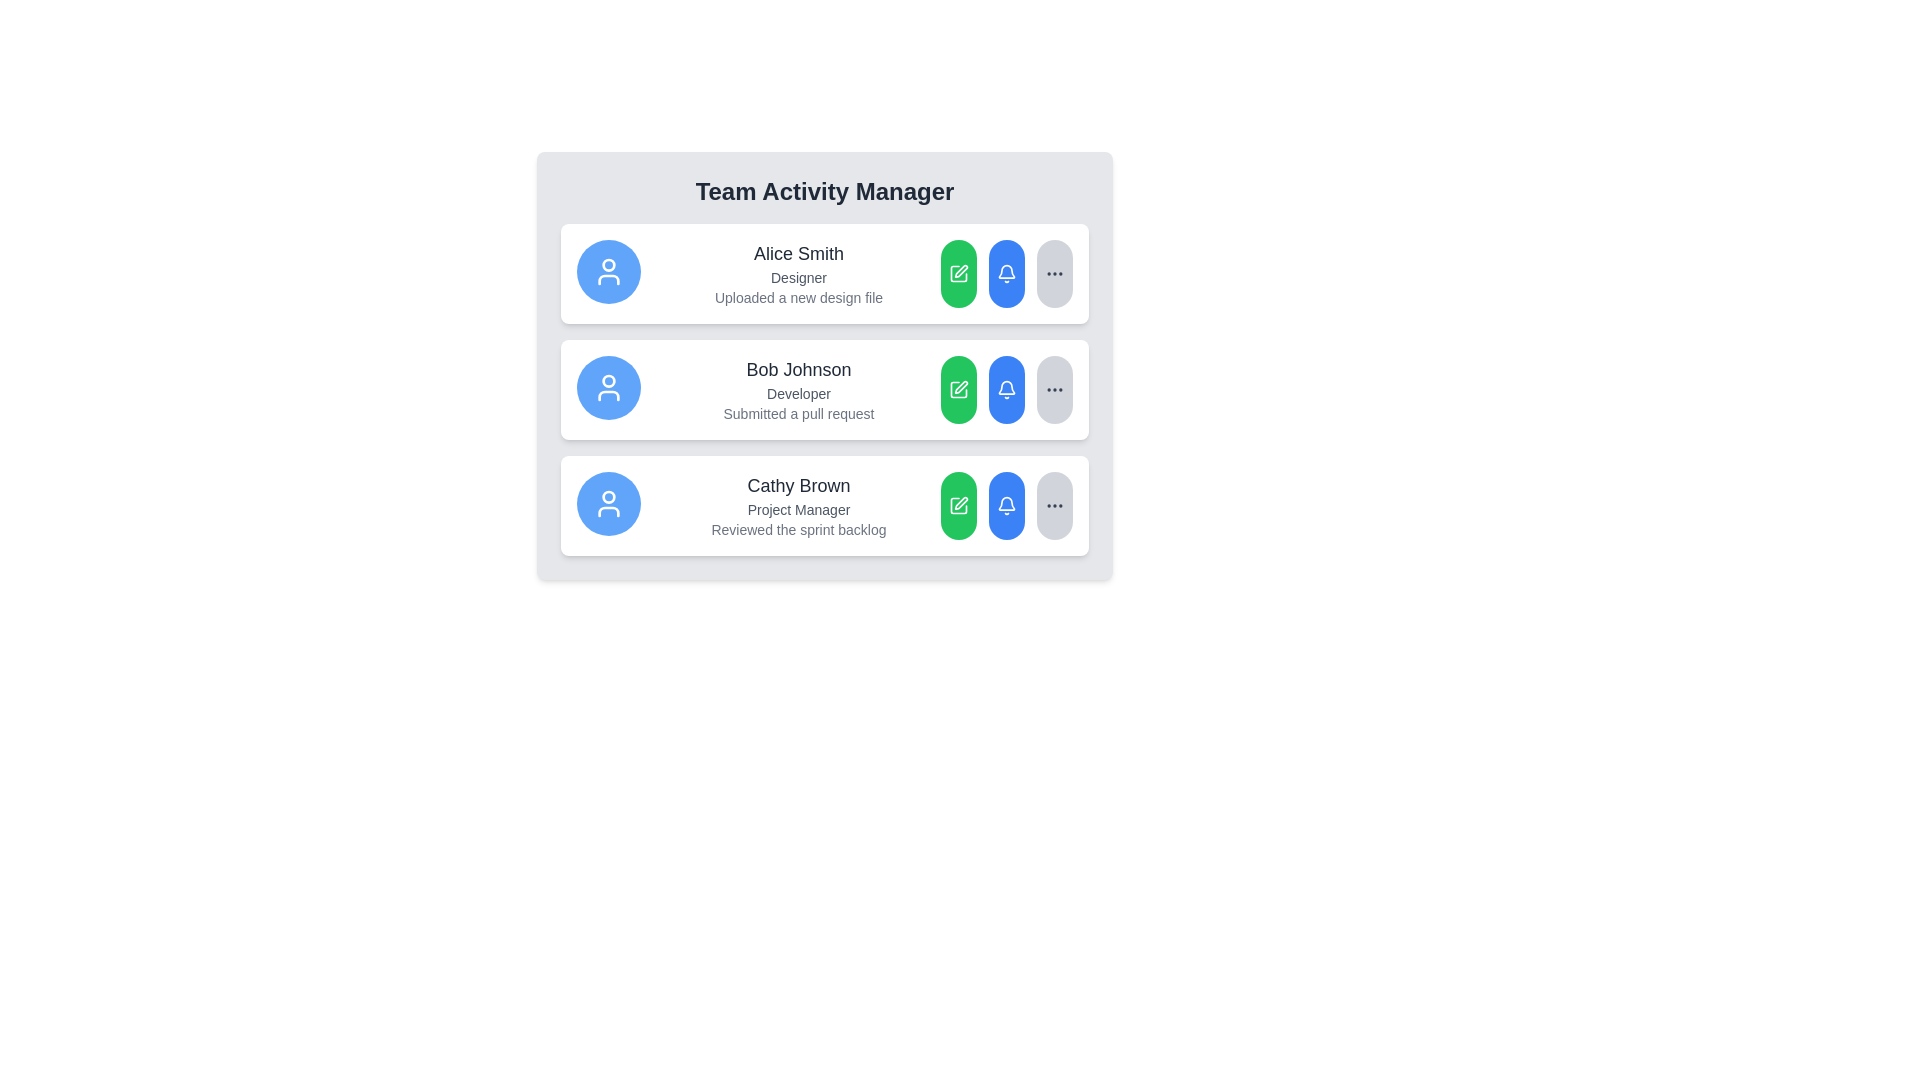 This screenshot has height=1080, width=1920. I want to click on the circular blue button with a white bell icon, so click(1007, 504).